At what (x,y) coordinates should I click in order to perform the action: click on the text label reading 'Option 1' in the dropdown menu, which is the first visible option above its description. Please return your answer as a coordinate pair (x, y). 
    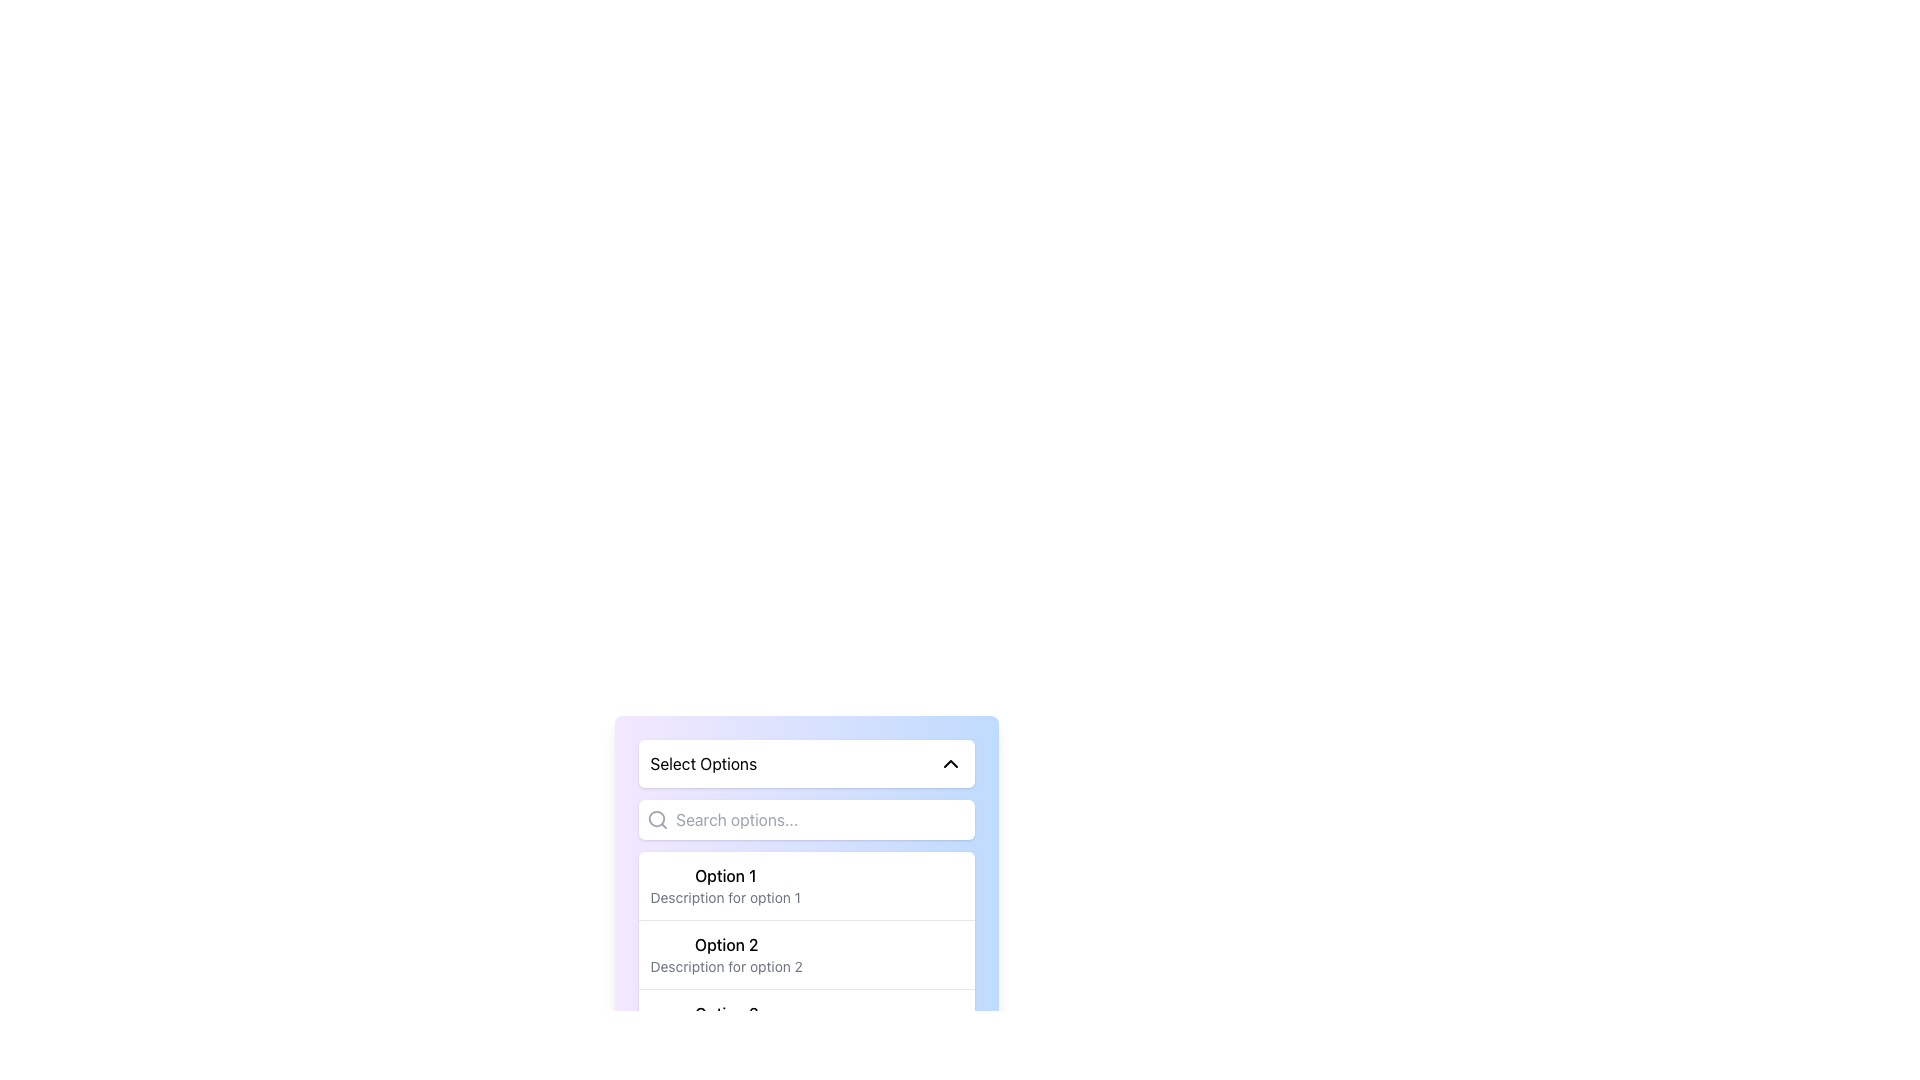
    Looking at the image, I should click on (724, 874).